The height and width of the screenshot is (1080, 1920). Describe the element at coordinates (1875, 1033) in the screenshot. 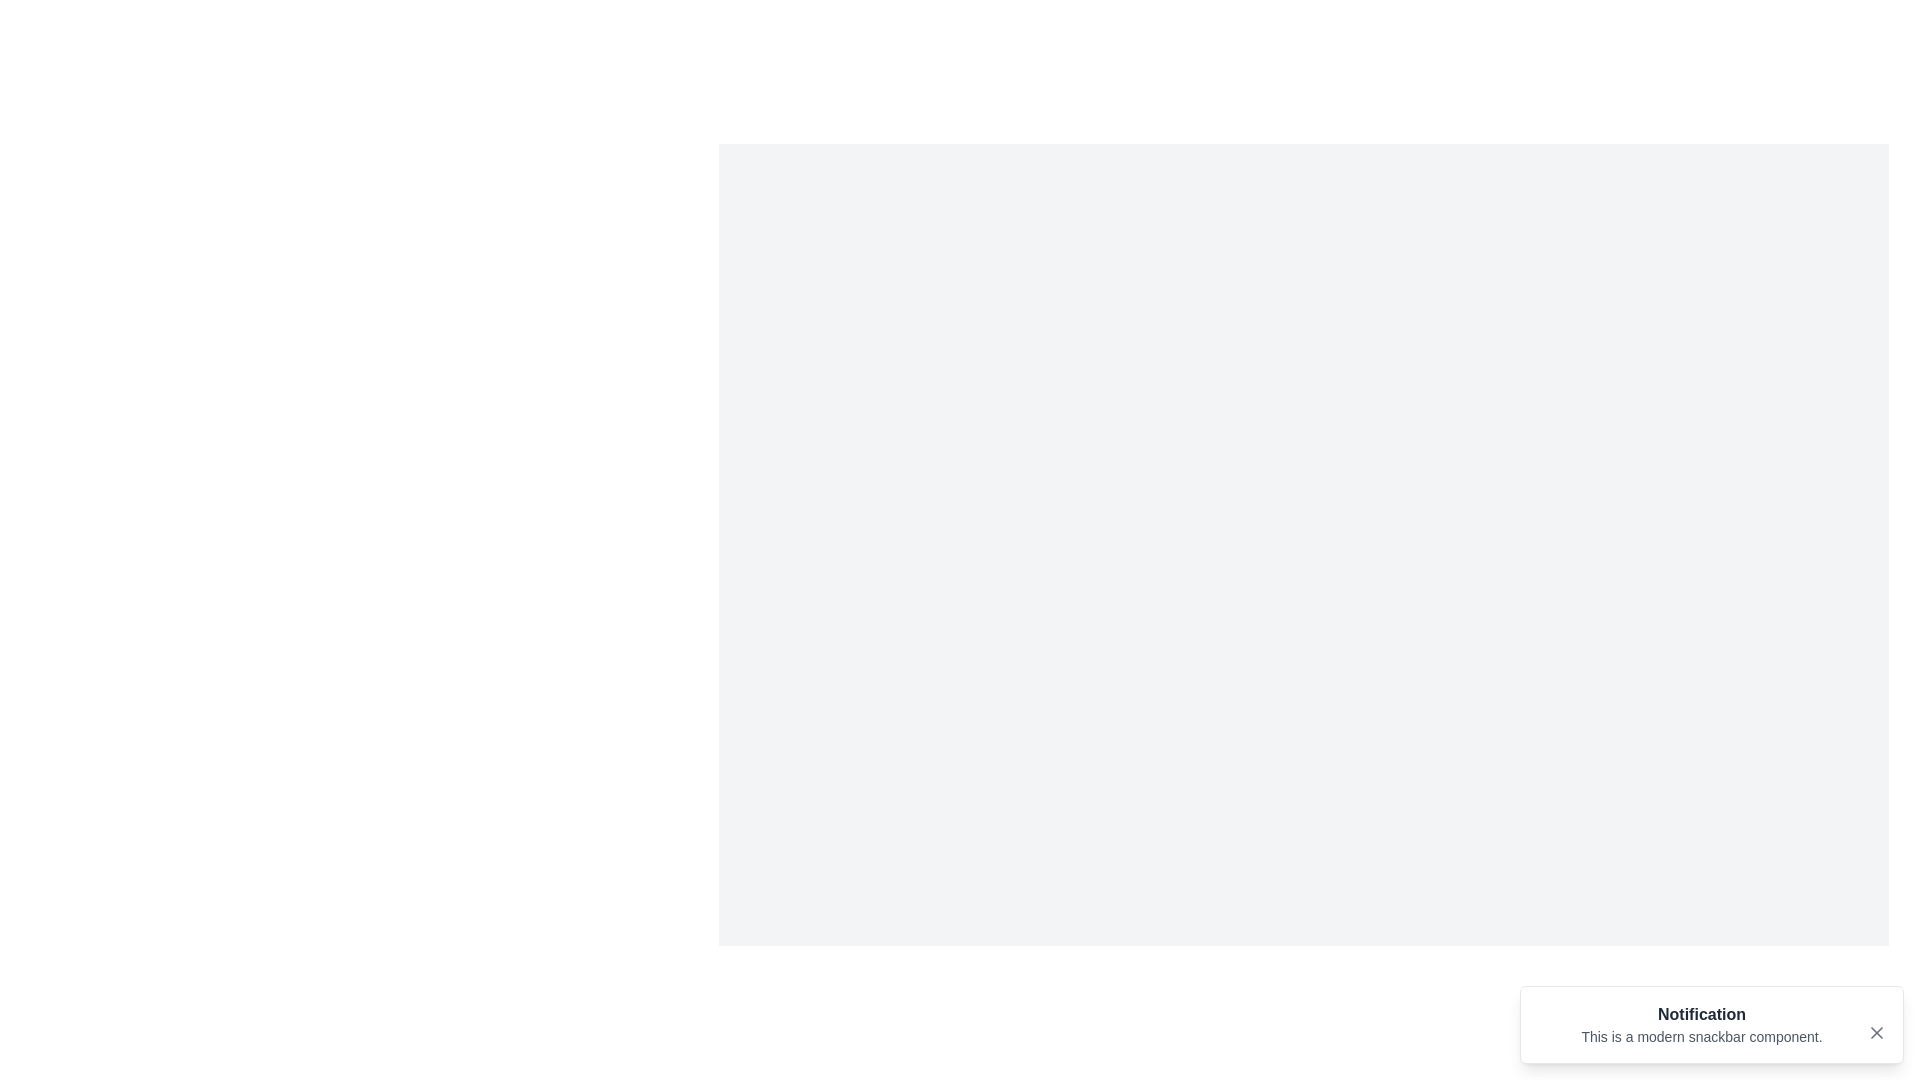

I see `the close button icon located in the bottom-right corner of the notification component` at that location.